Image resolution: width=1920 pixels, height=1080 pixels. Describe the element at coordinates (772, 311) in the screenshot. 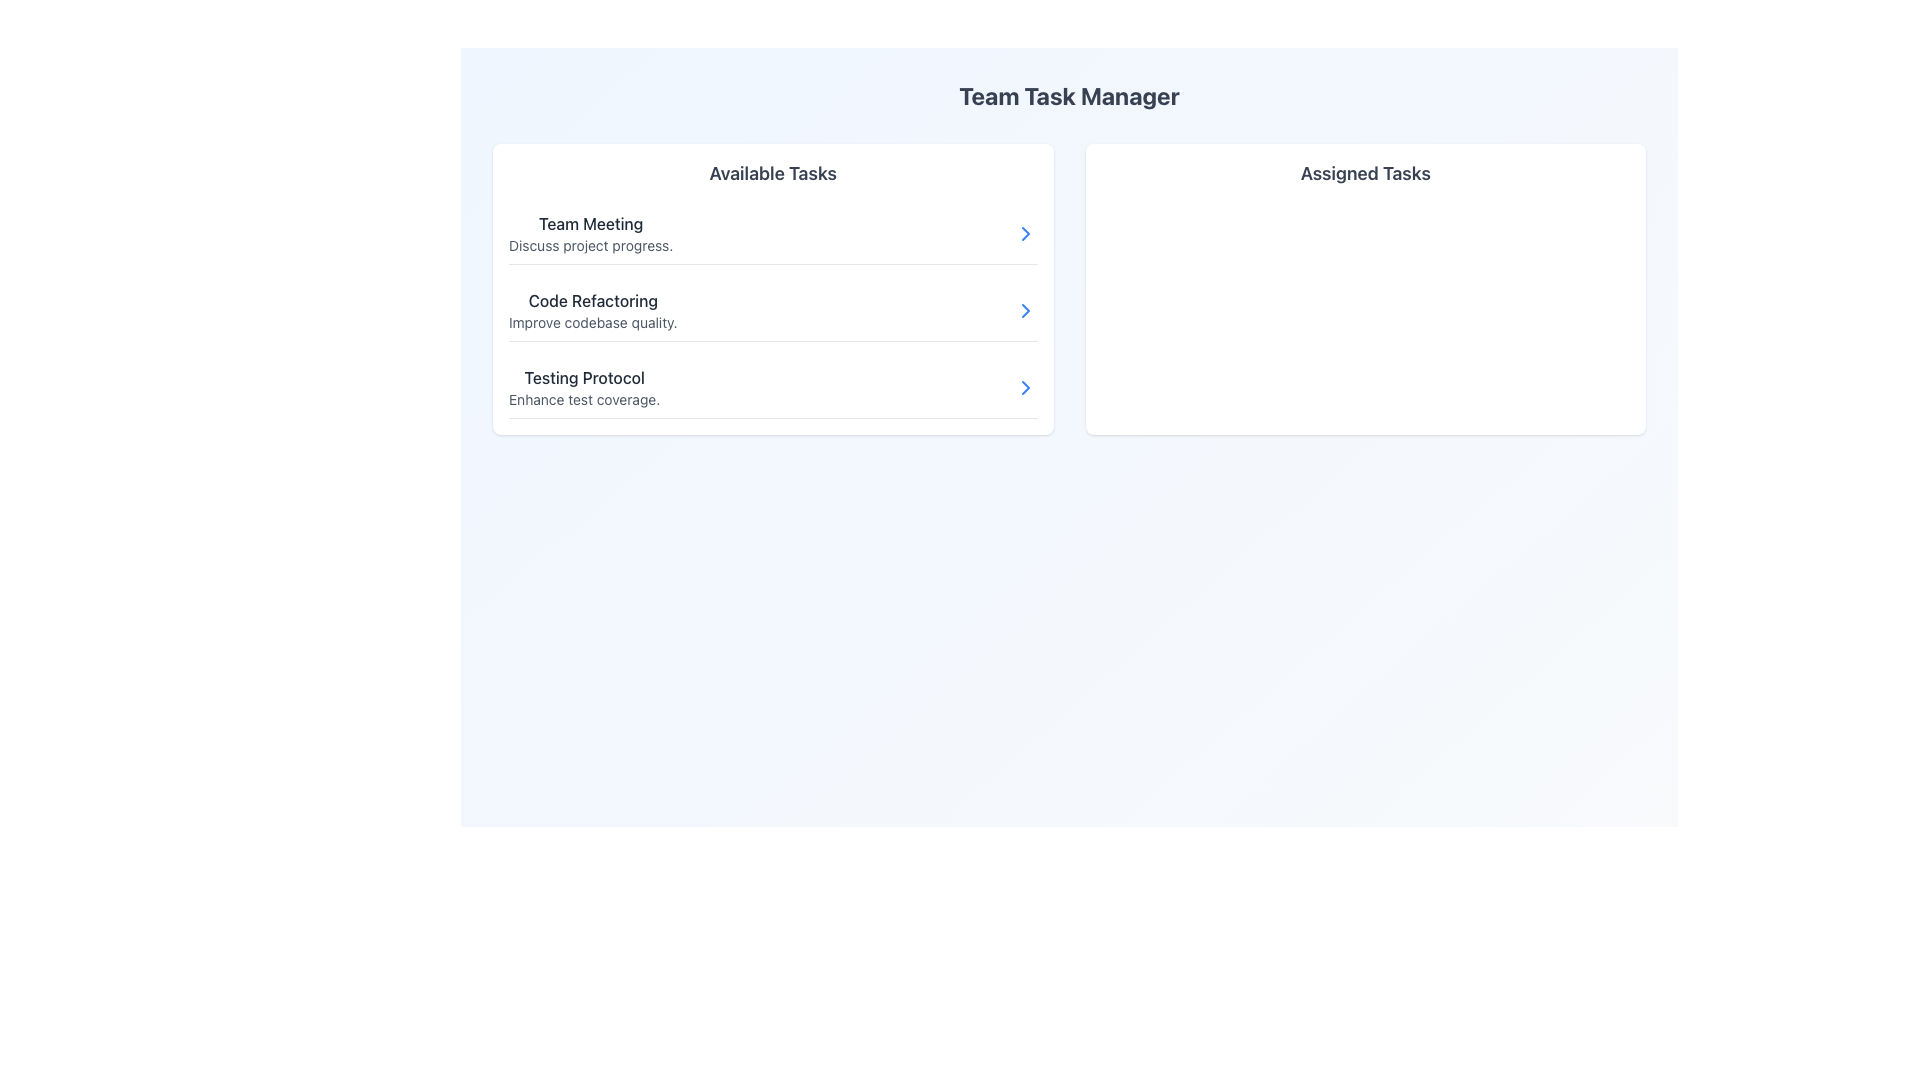

I see `the task list item for 'Code Refactoring'` at that location.